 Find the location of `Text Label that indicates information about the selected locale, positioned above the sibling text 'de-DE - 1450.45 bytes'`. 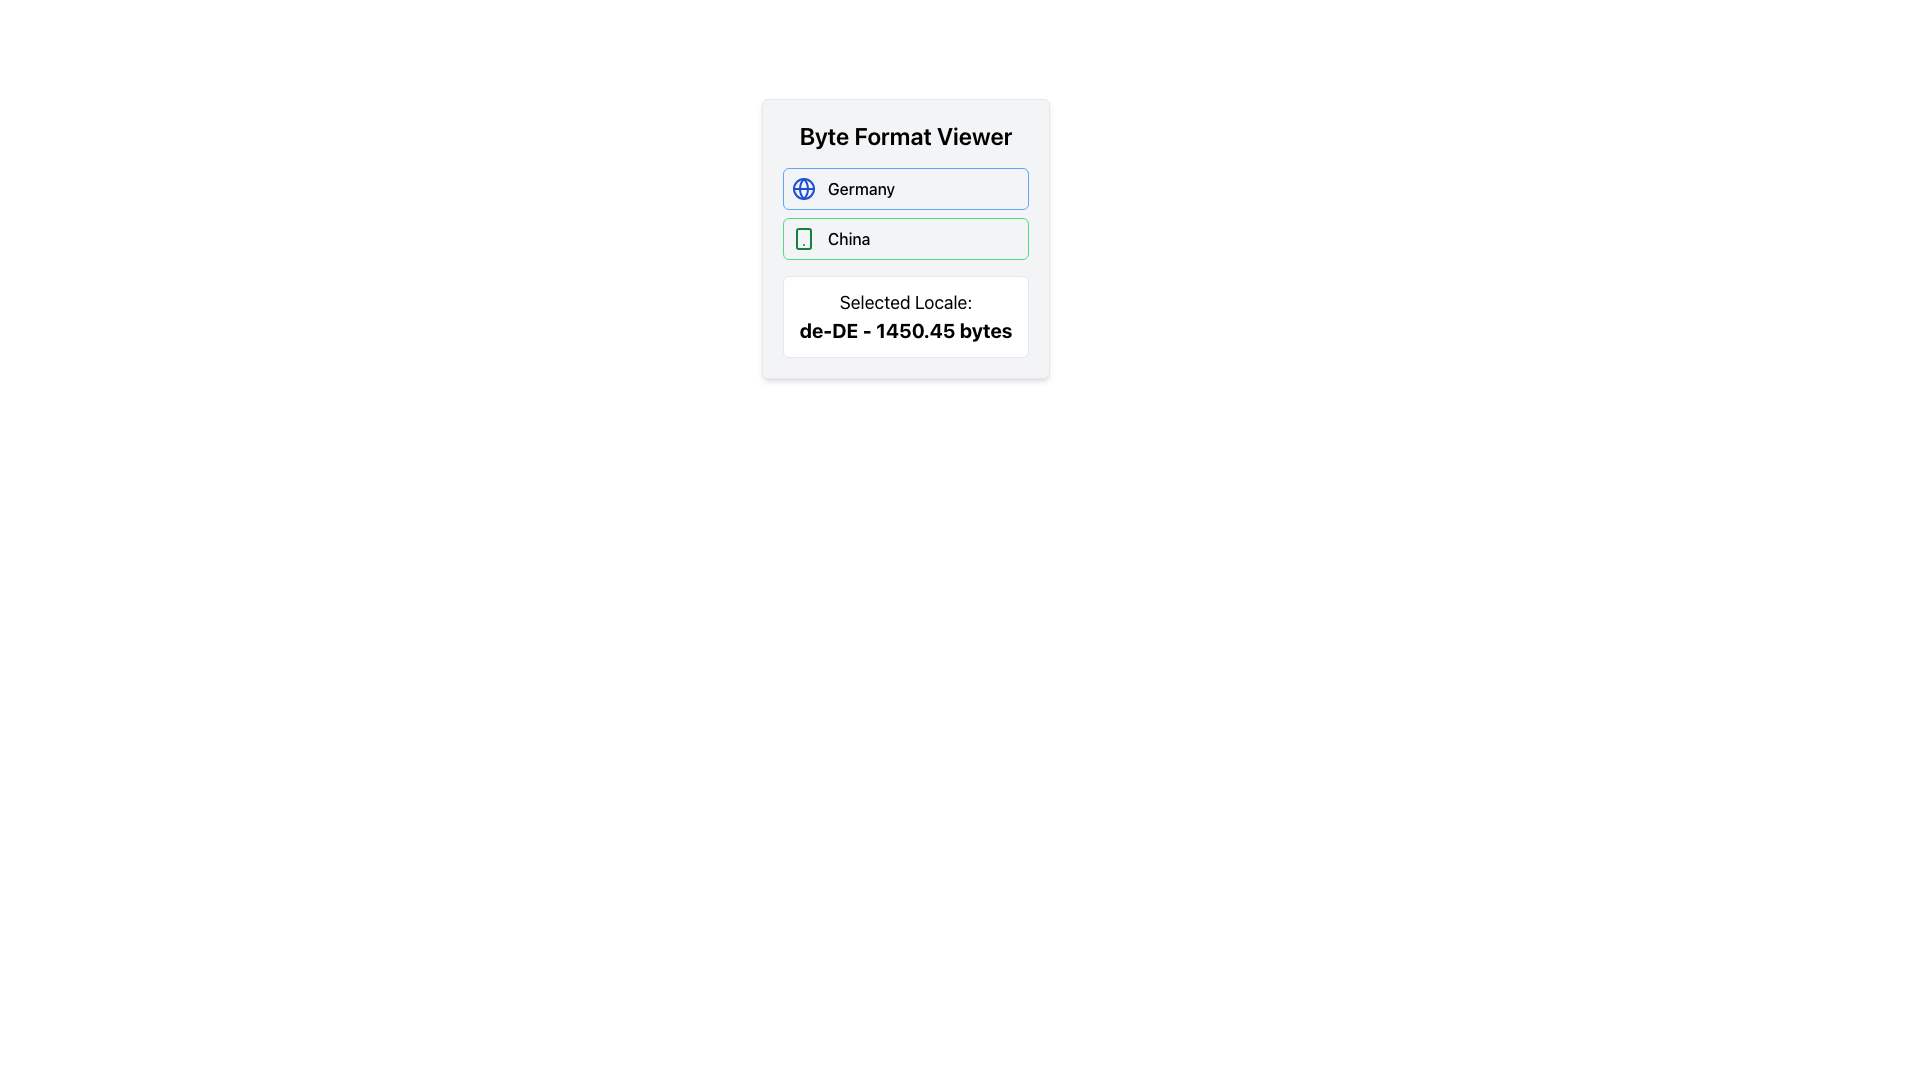

Text Label that indicates information about the selected locale, positioned above the sibling text 'de-DE - 1450.45 bytes' is located at coordinates (905, 303).